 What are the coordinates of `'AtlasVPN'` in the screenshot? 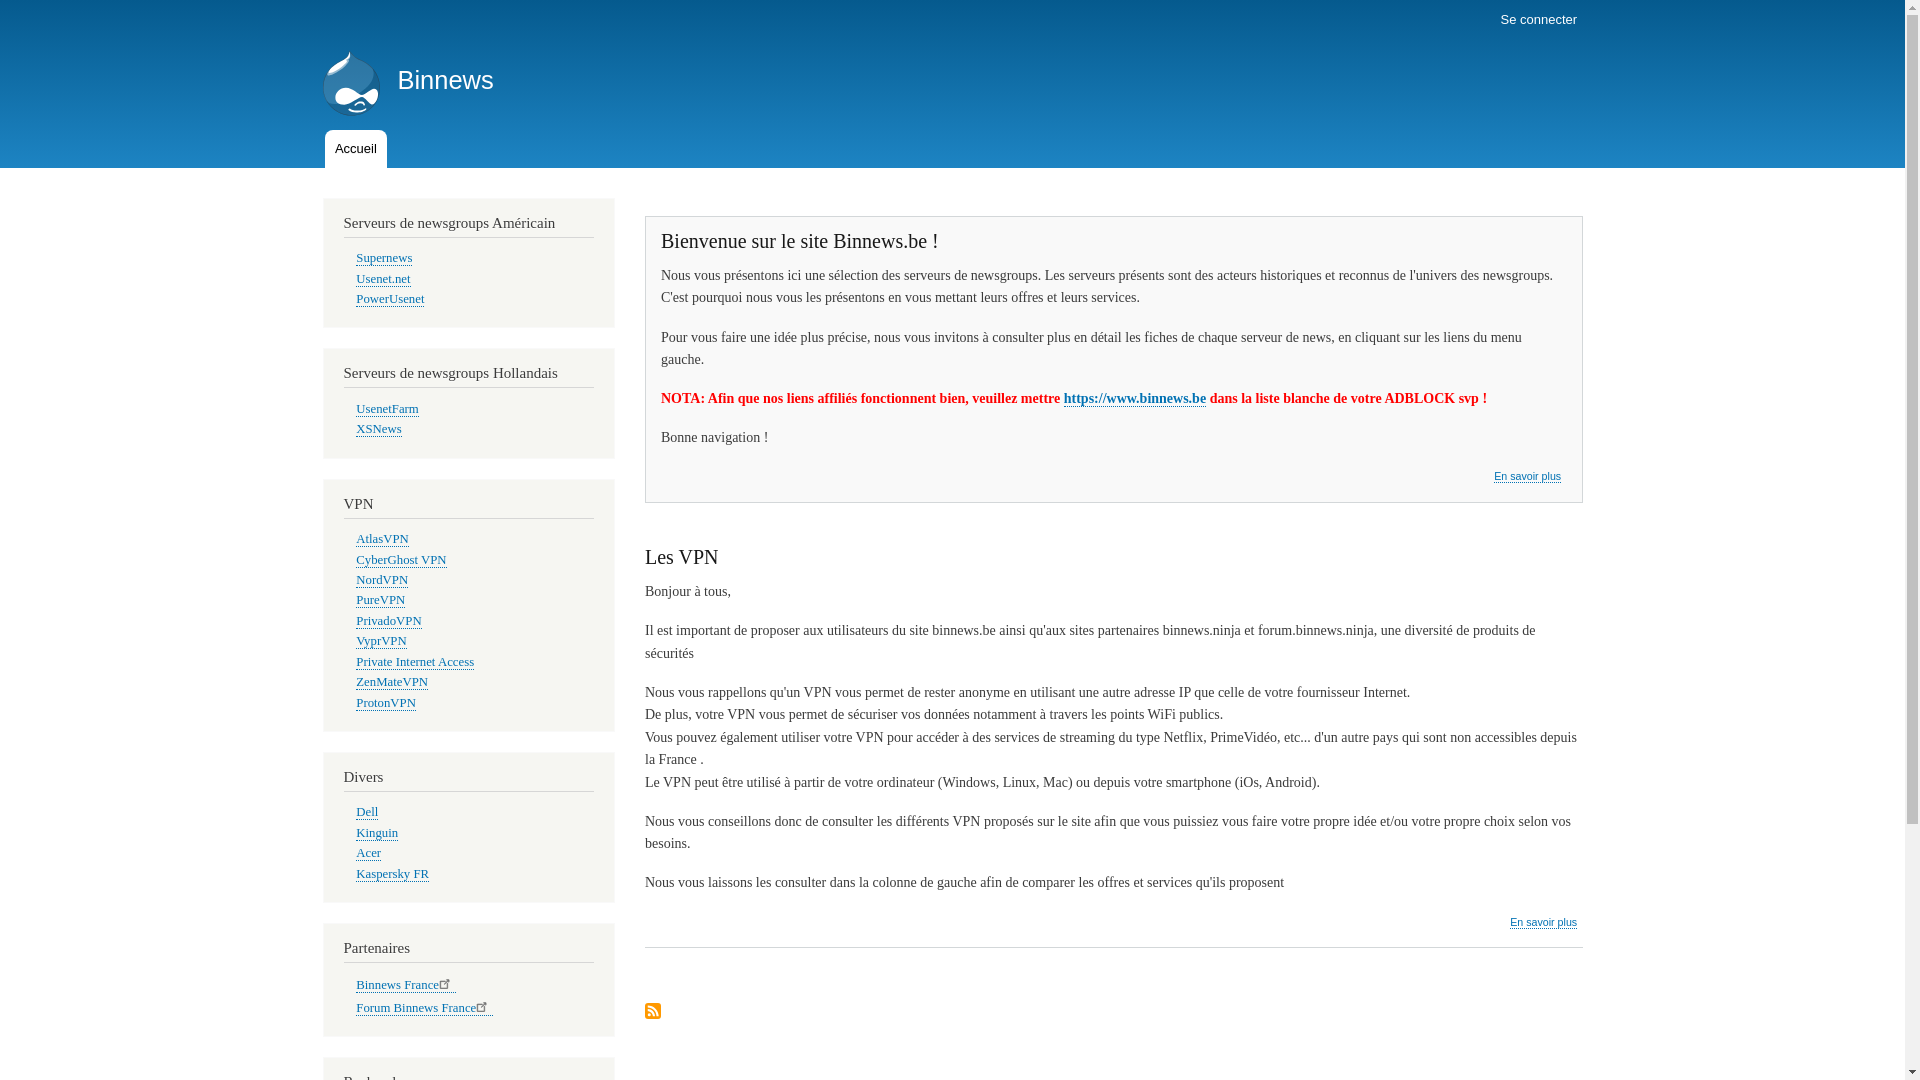 It's located at (355, 538).